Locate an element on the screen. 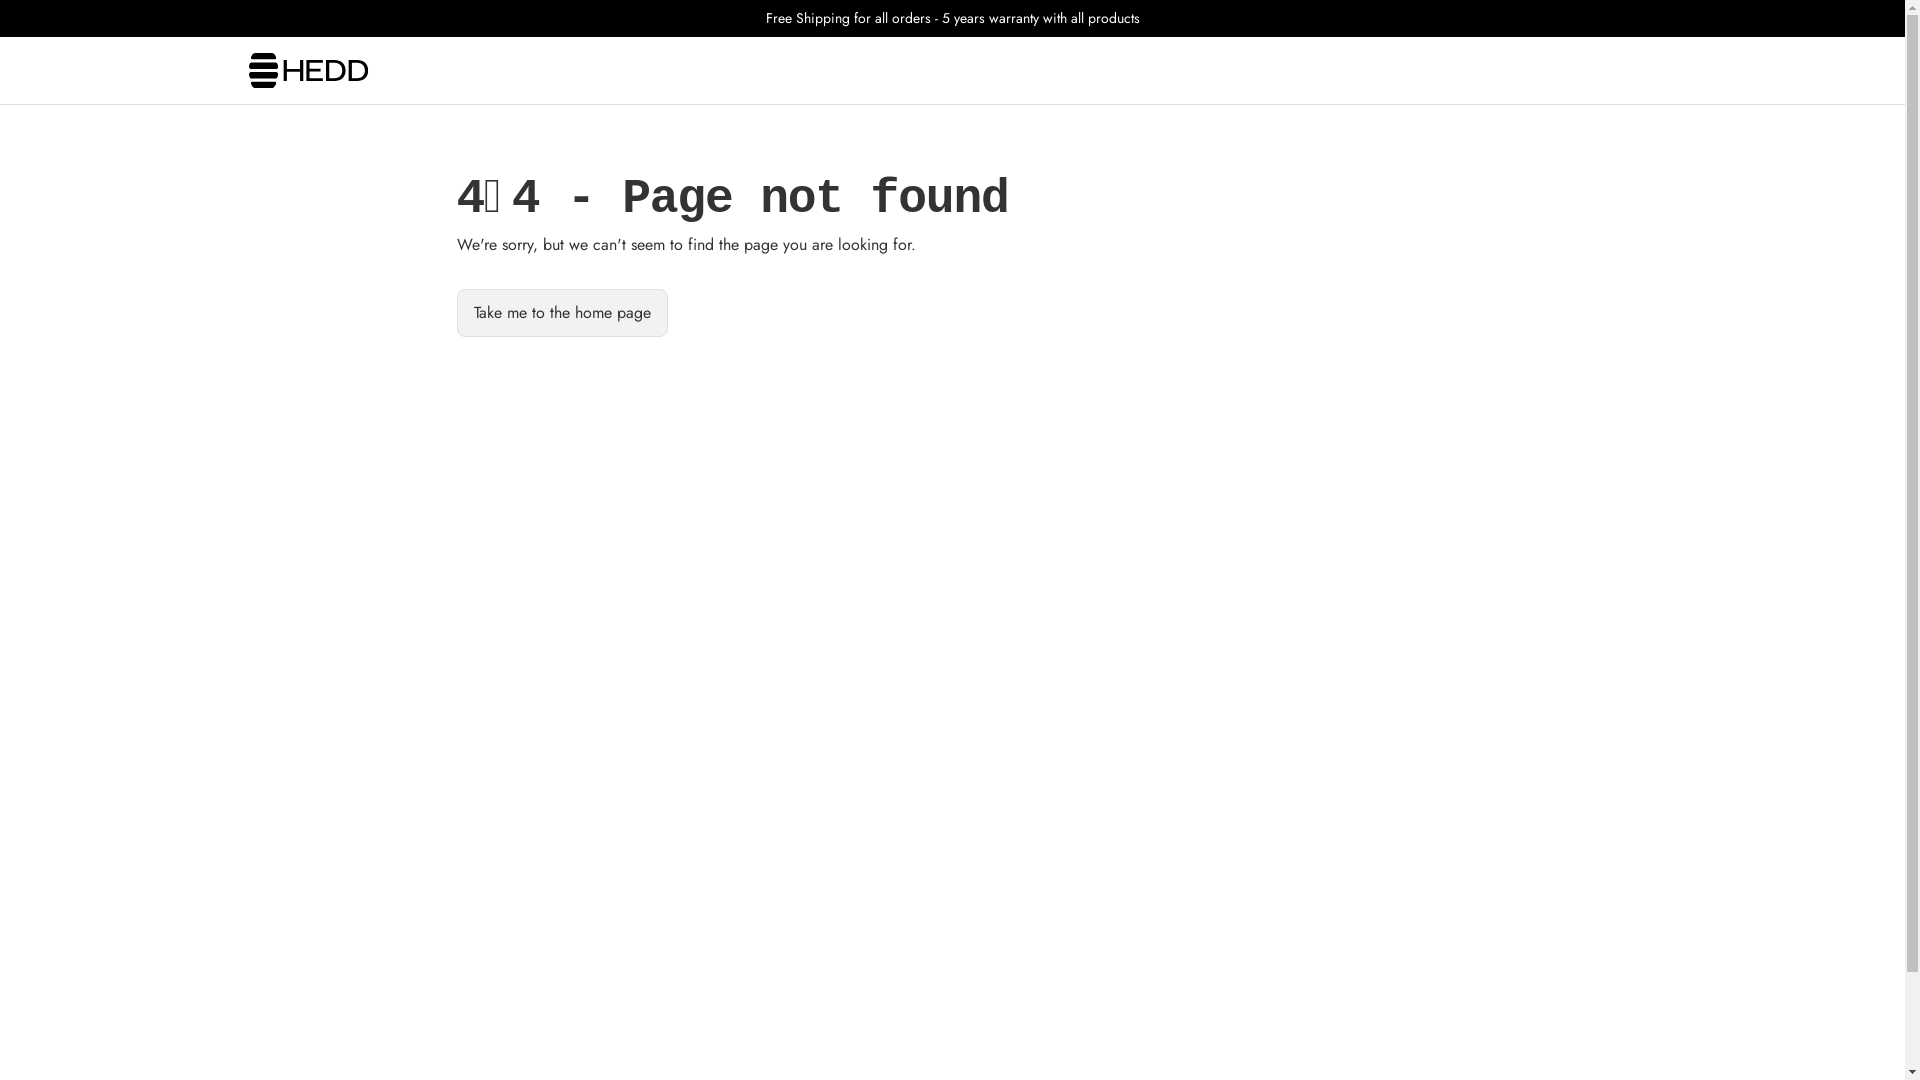 The width and height of the screenshot is (1920, 1080). 'Take me to the home page' is located at coordinates (560, 312).